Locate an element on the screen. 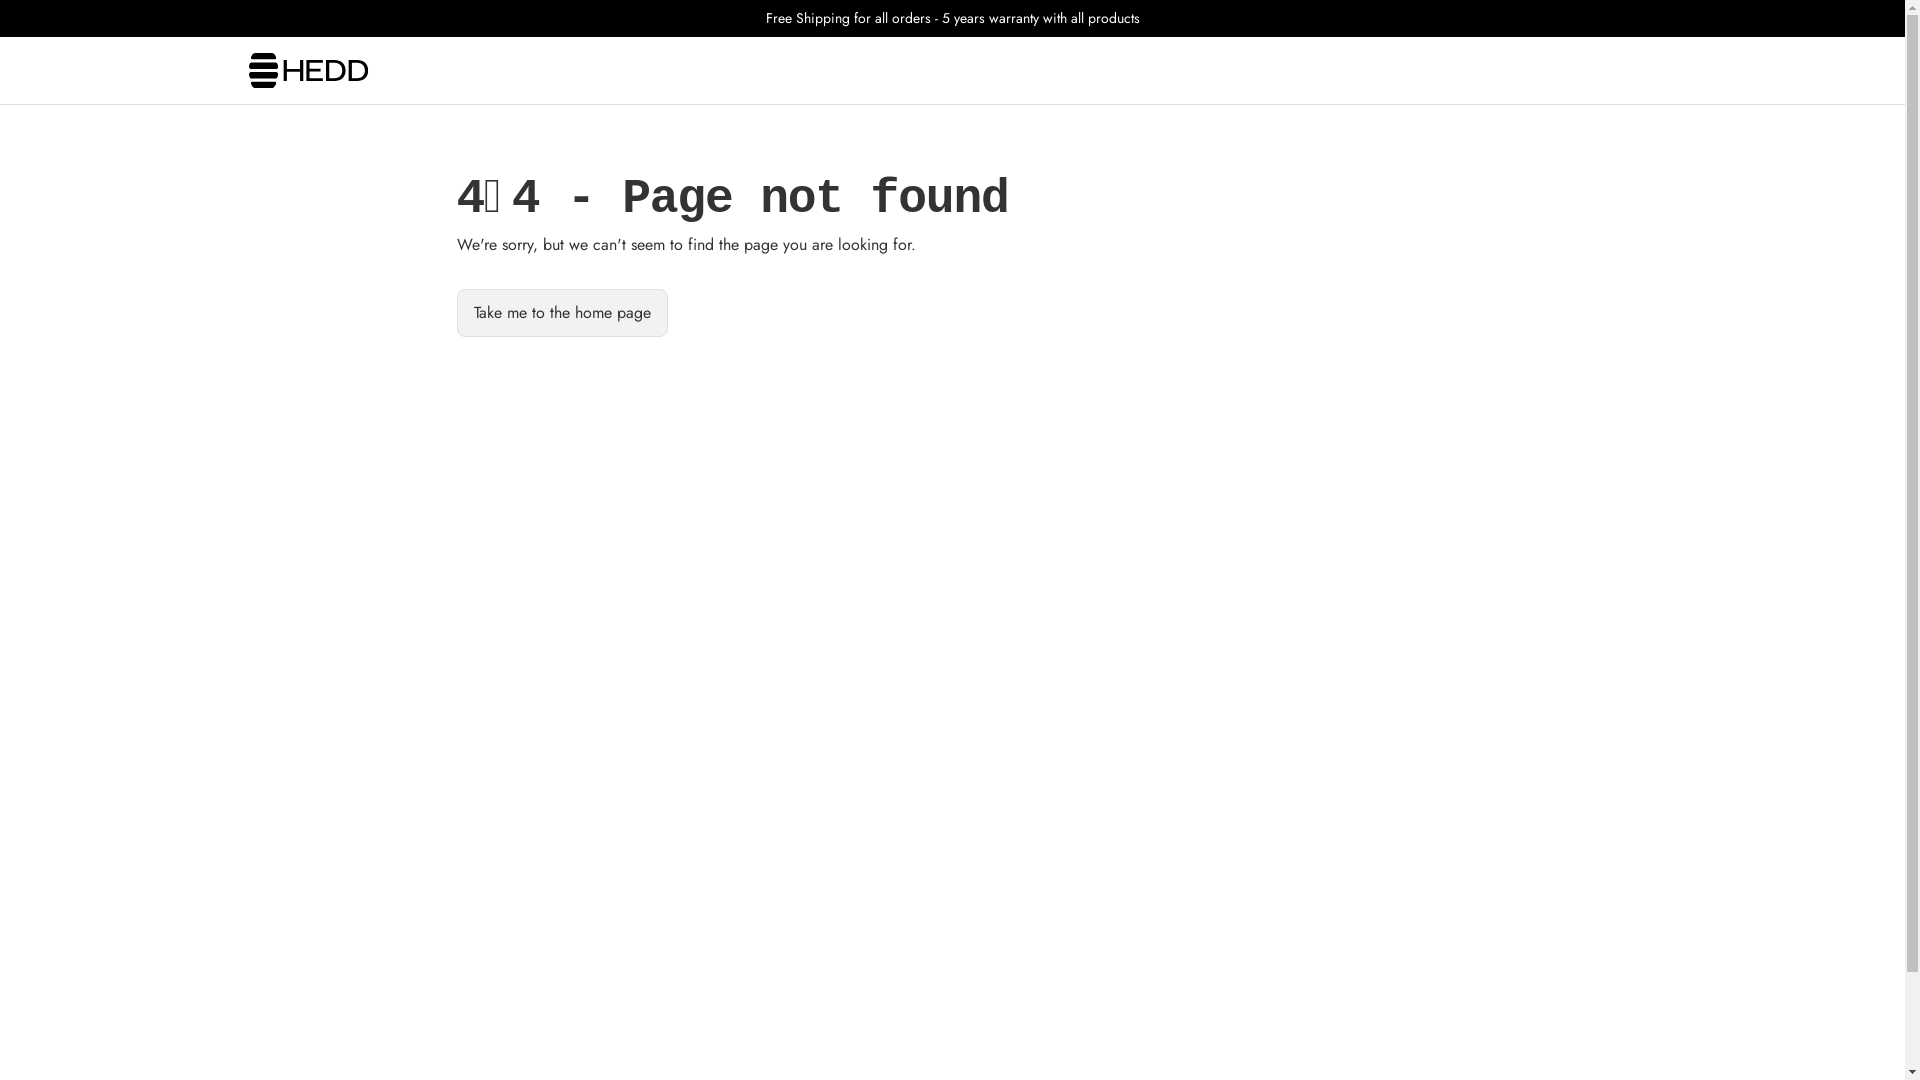 The width and height of the screenshot is (1920, 1080). 'Take me to the home page' is located at coordinates (560, 312).